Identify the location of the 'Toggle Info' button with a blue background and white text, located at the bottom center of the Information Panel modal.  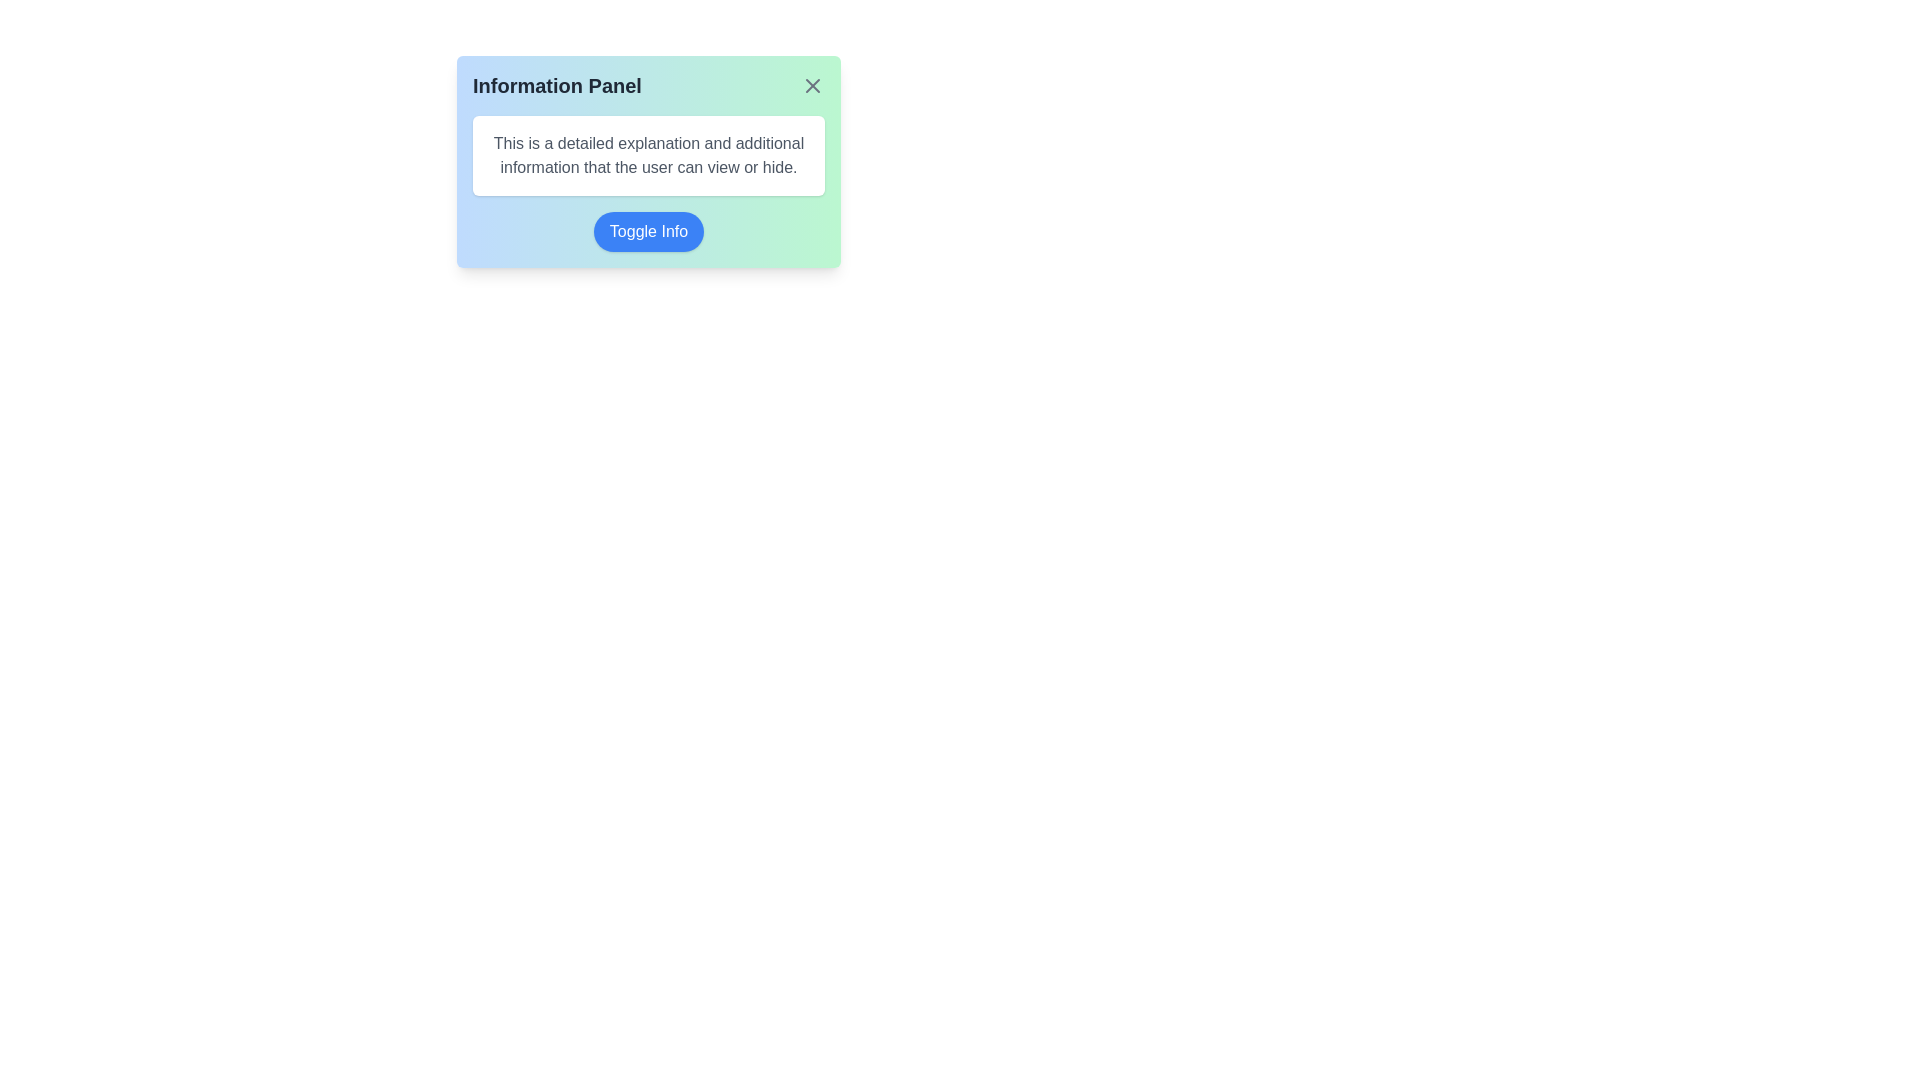
(648, 230).